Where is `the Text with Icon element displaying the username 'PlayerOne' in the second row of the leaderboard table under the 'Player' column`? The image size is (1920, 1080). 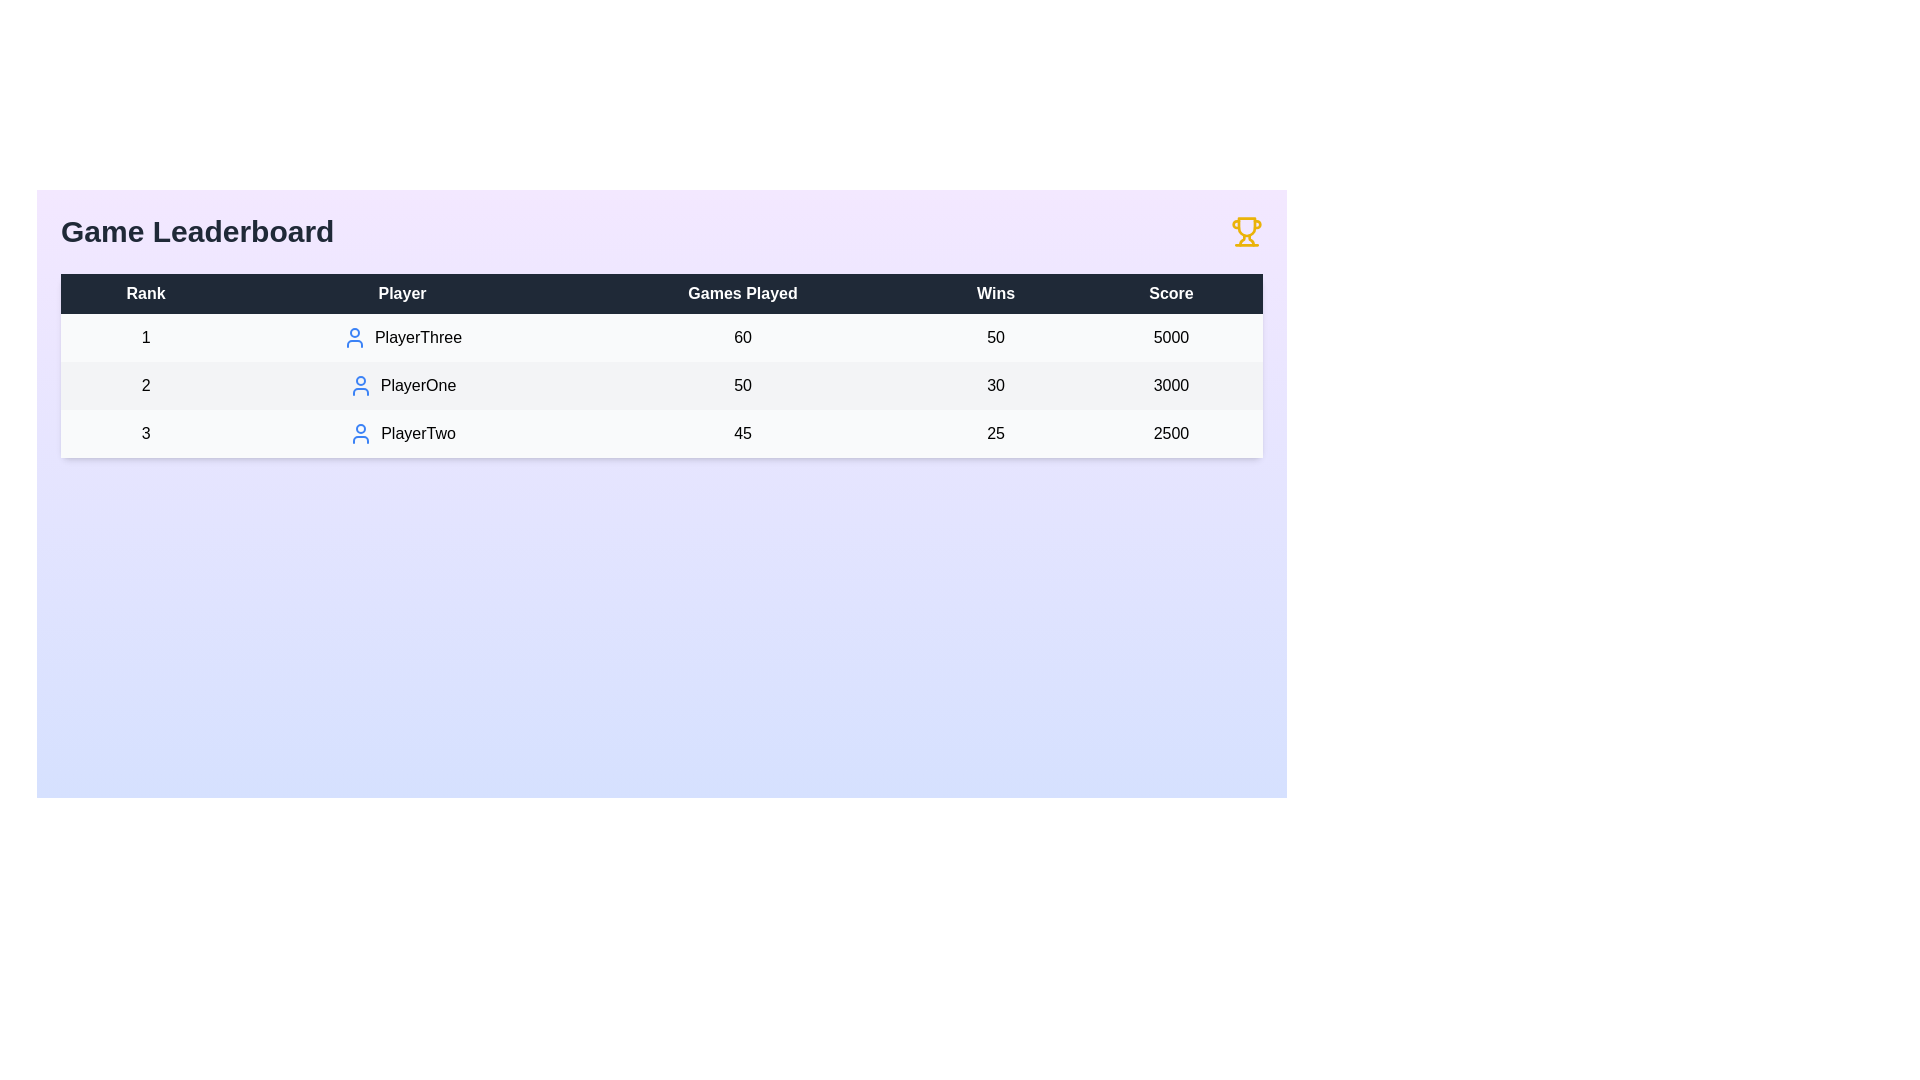 the Text with Icon element displaying the username 'PlayerOne' in the second row of the leaderboard table under the 'Player' column is located at coordinates (401, 385).